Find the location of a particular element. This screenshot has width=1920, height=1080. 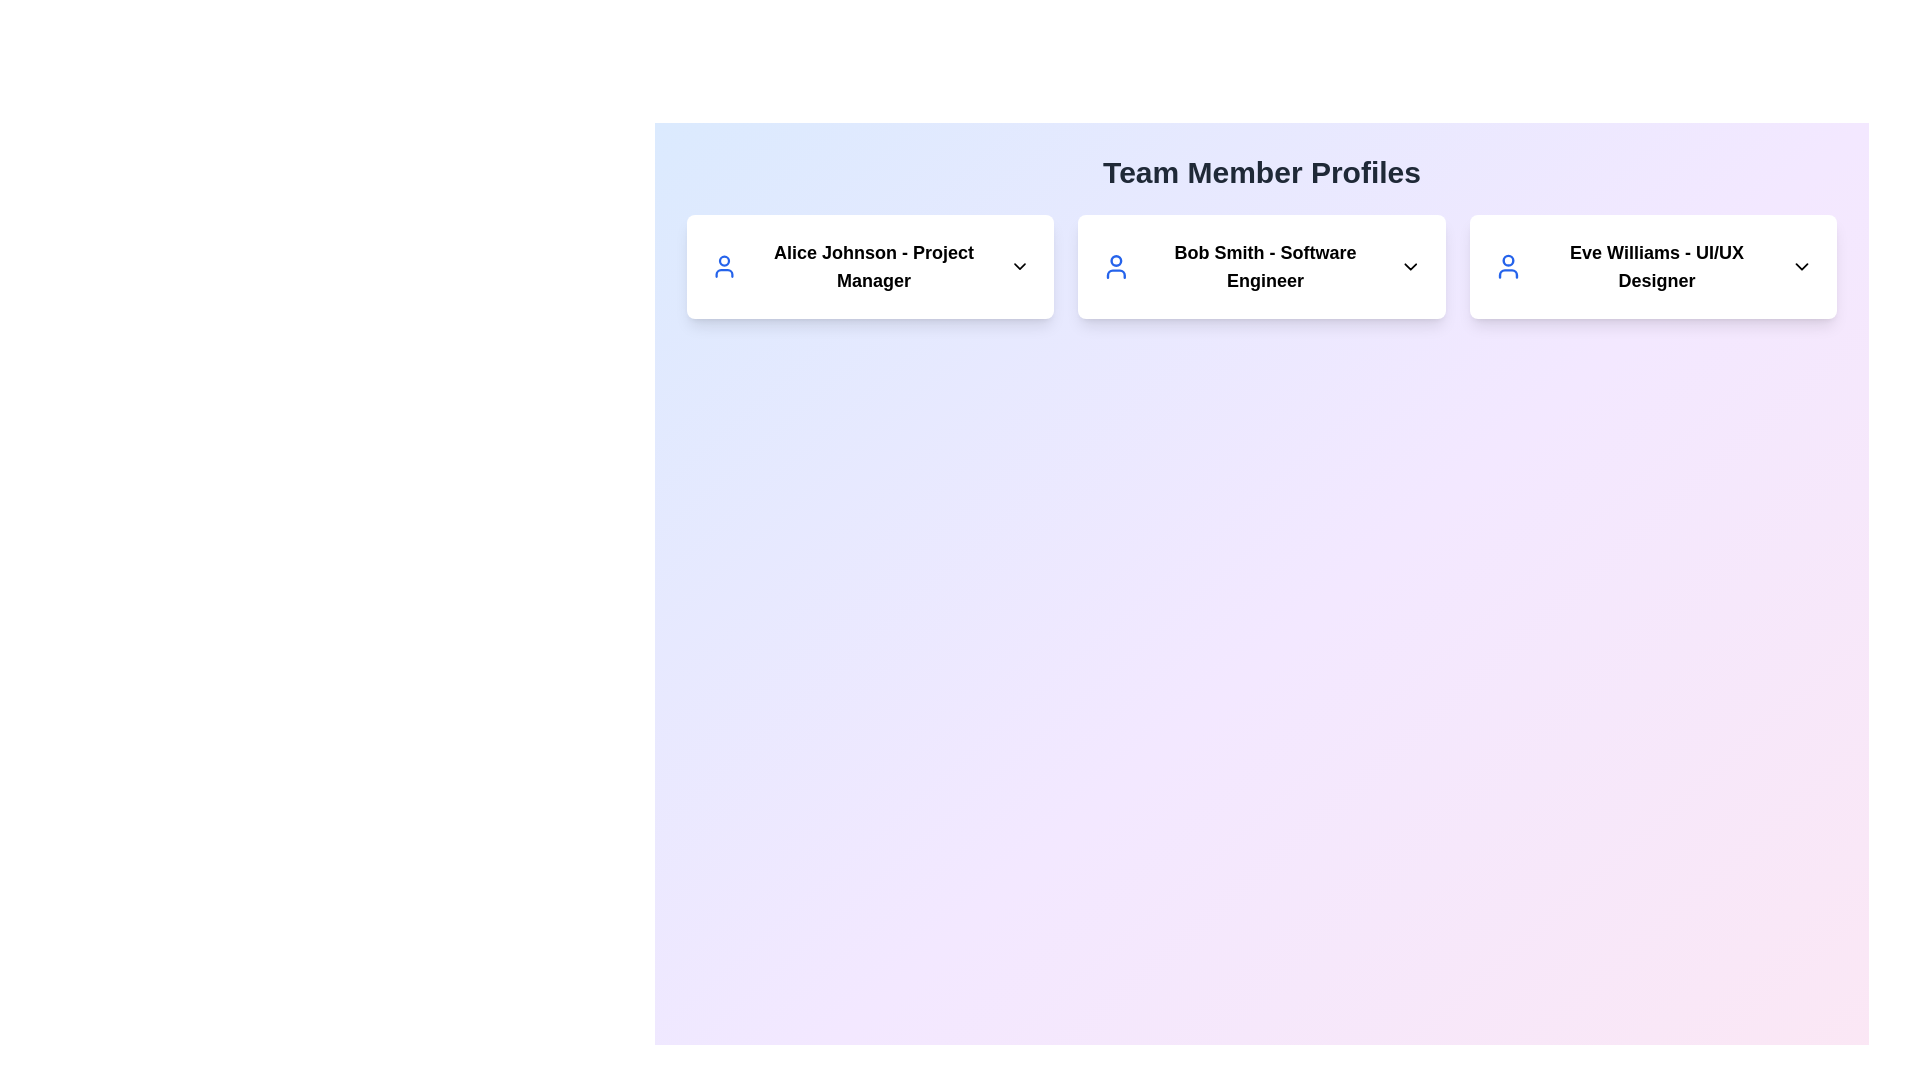

the text label displaying the name and professional designation of the team member, located in the middle column of the second card under 'Team Member Profiles' is located at coordinates (1261, 265).